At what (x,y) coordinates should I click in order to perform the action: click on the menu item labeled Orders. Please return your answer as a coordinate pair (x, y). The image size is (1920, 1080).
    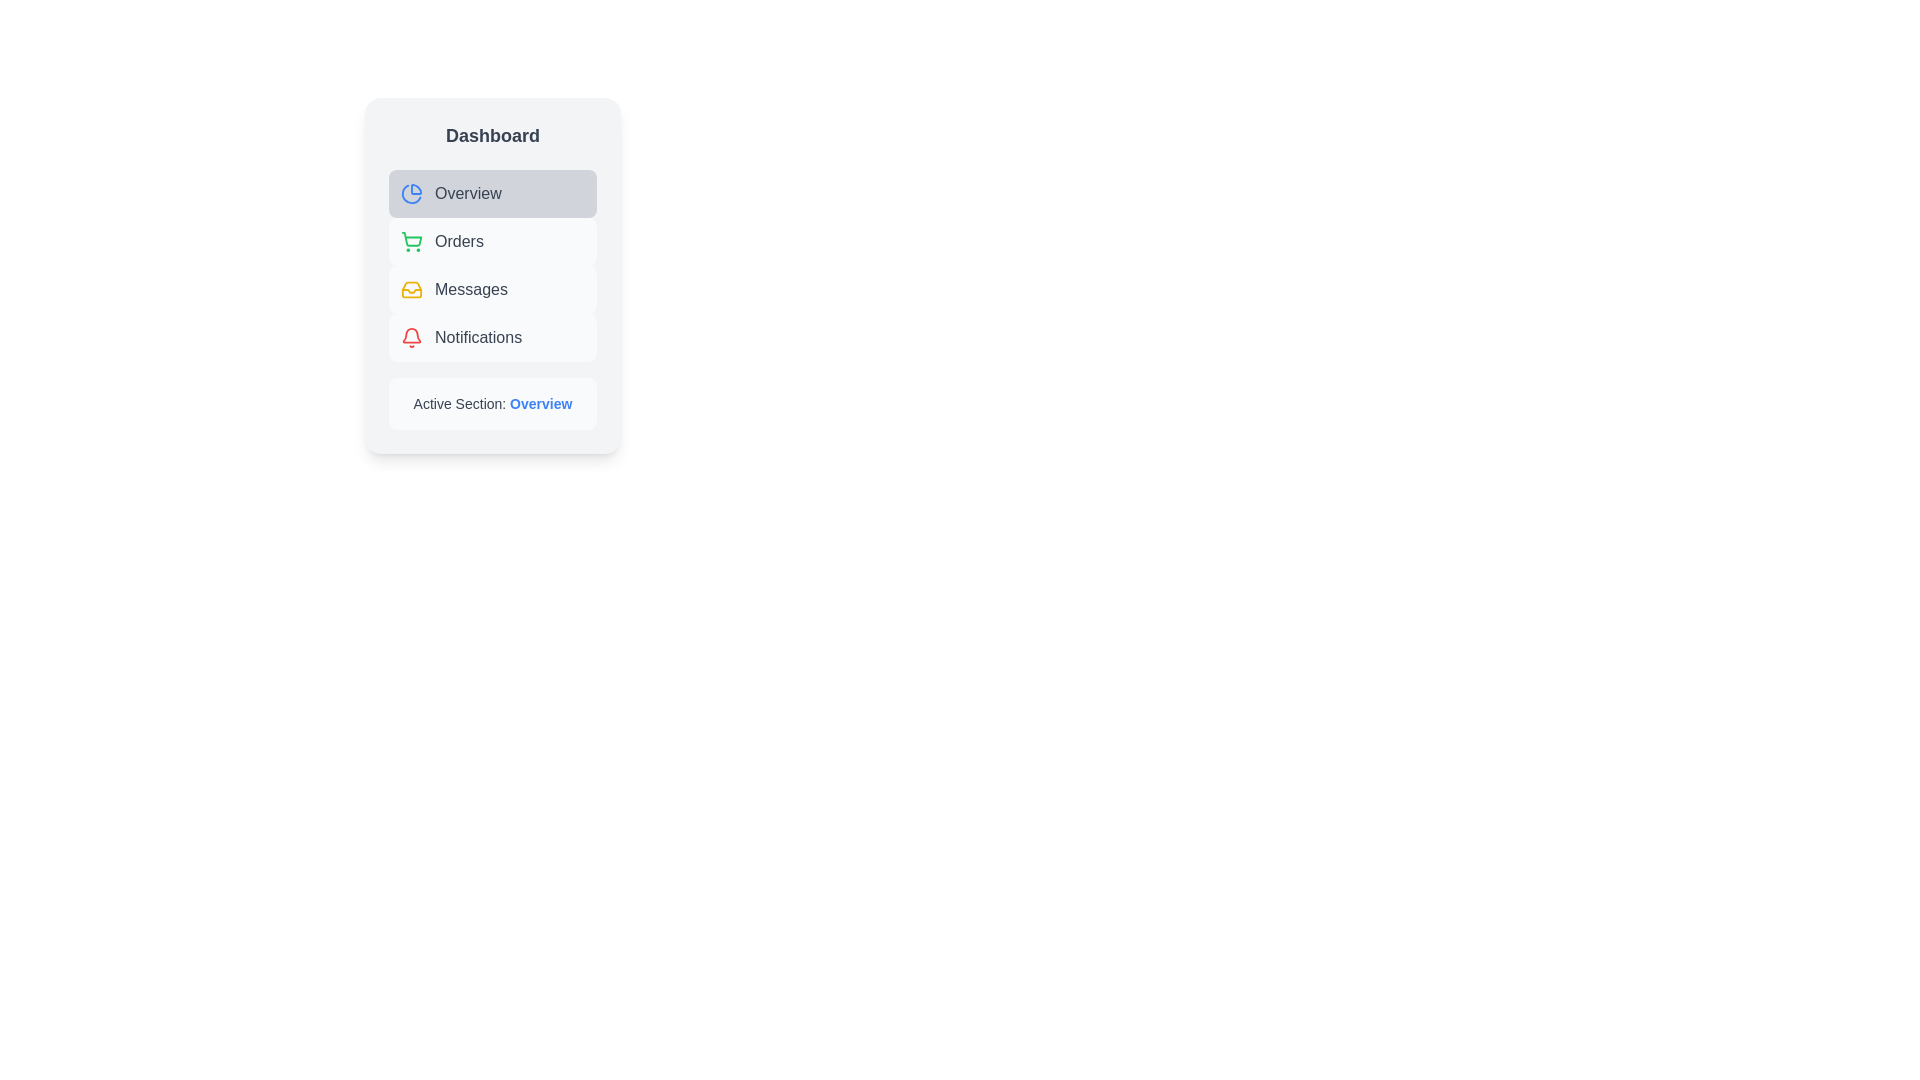
    Looking at the image, I should click on (493, 241).